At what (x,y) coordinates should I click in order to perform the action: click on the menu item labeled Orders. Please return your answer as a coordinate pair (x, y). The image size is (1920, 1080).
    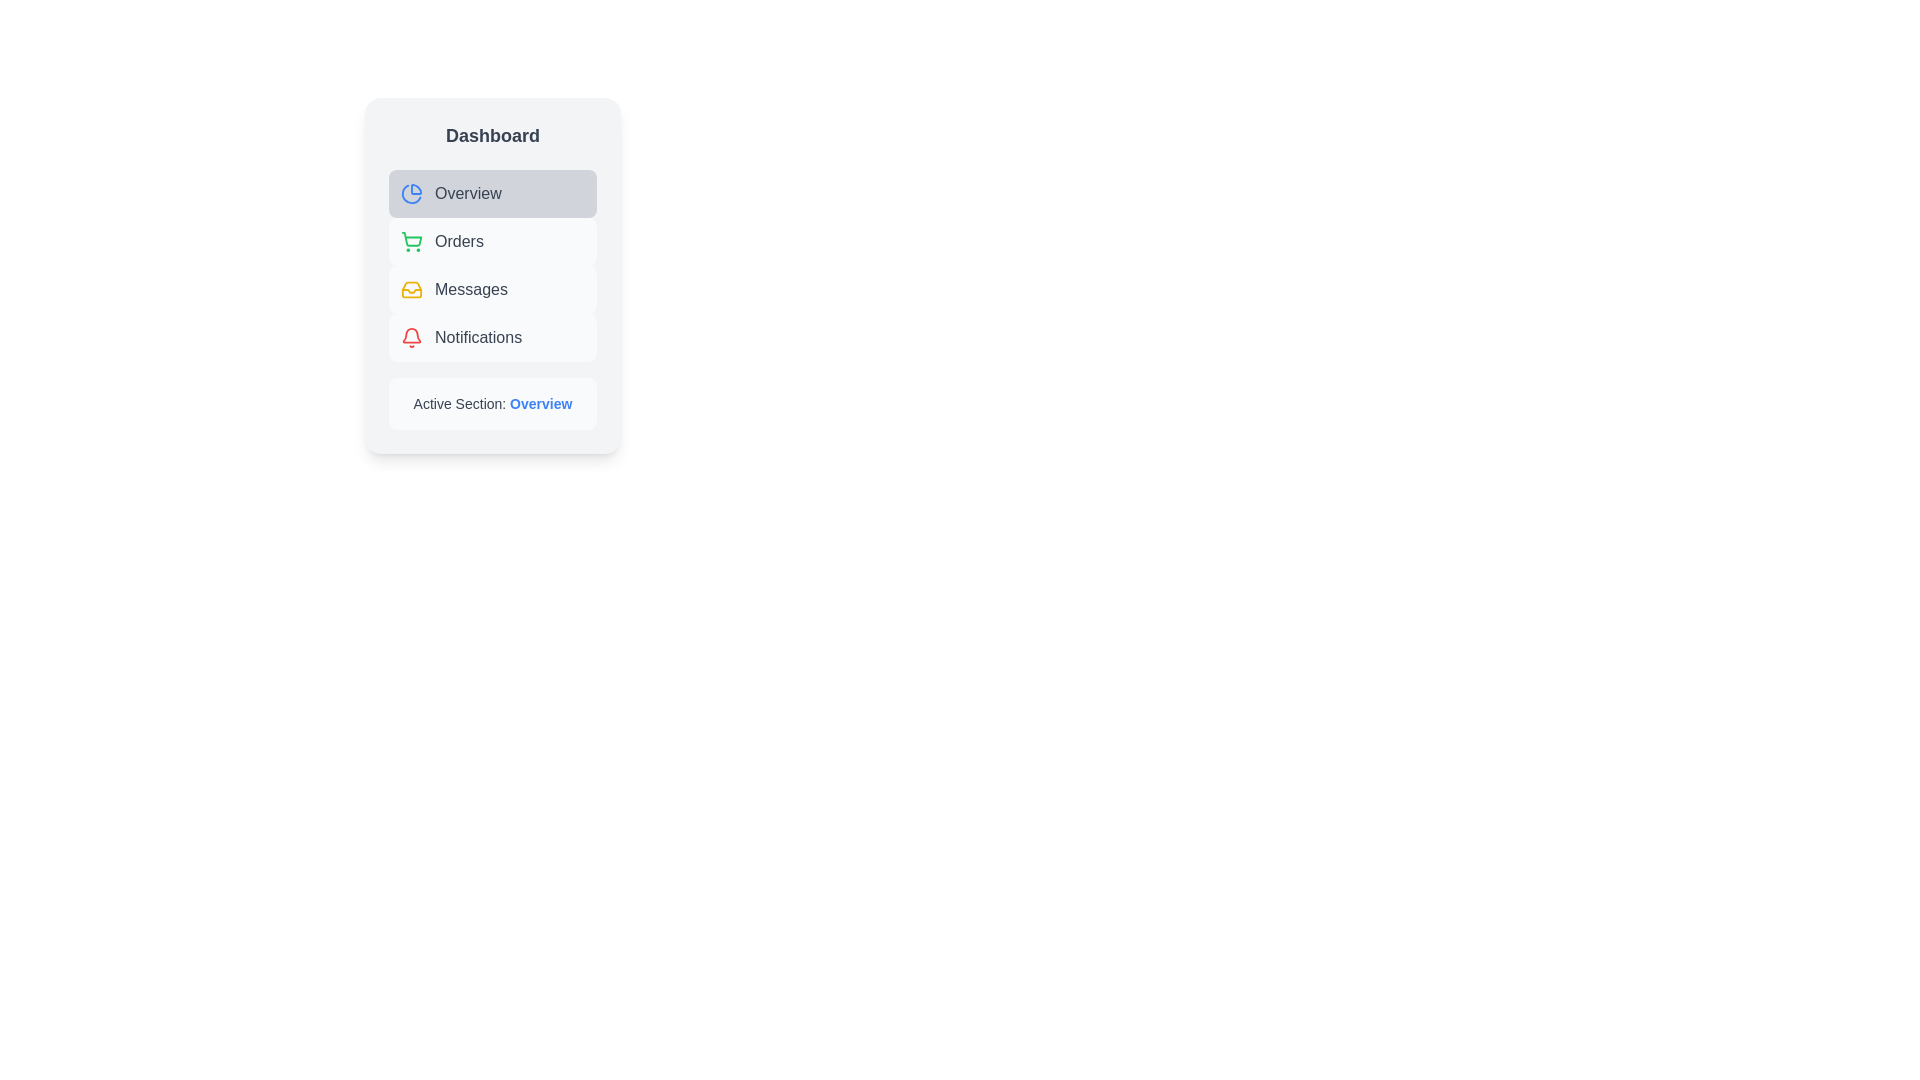
    Looking at the image, I should click on (493, 241).